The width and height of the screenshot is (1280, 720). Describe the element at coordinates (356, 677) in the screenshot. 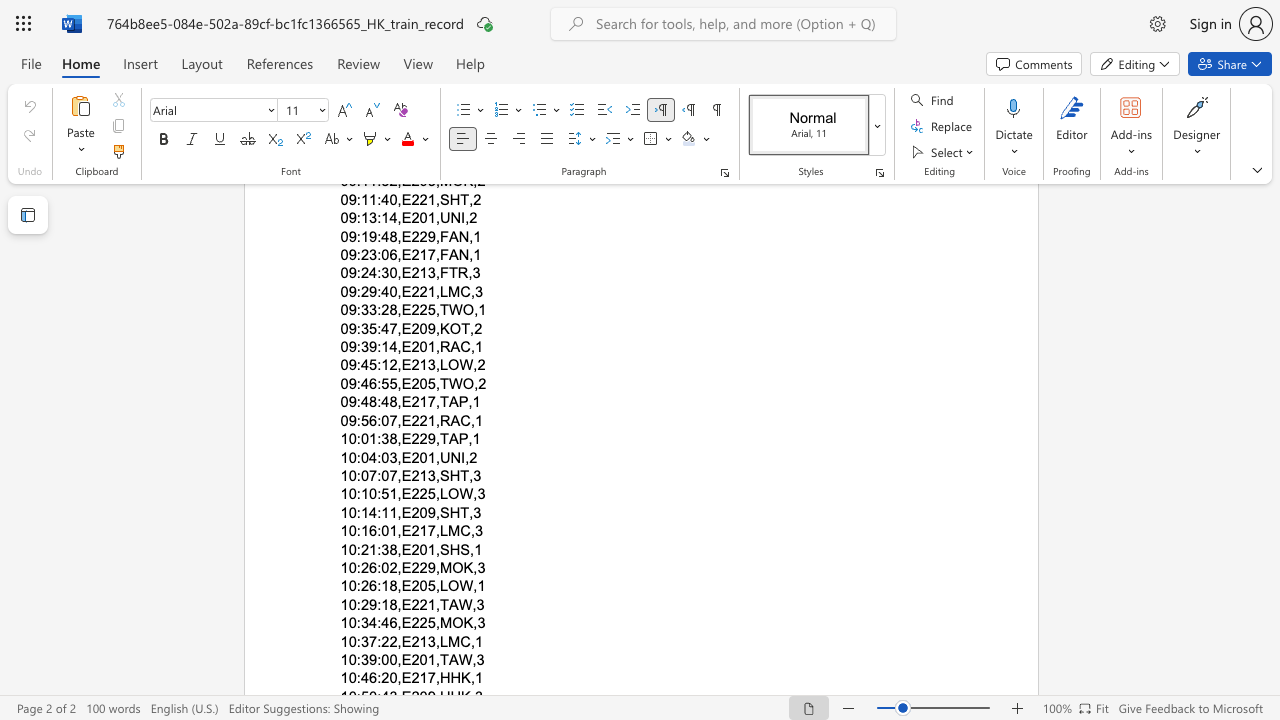

I see `the subset text ":46:20,E217,H" within the text "10:46:20,E217,HHK,1"` at that location.